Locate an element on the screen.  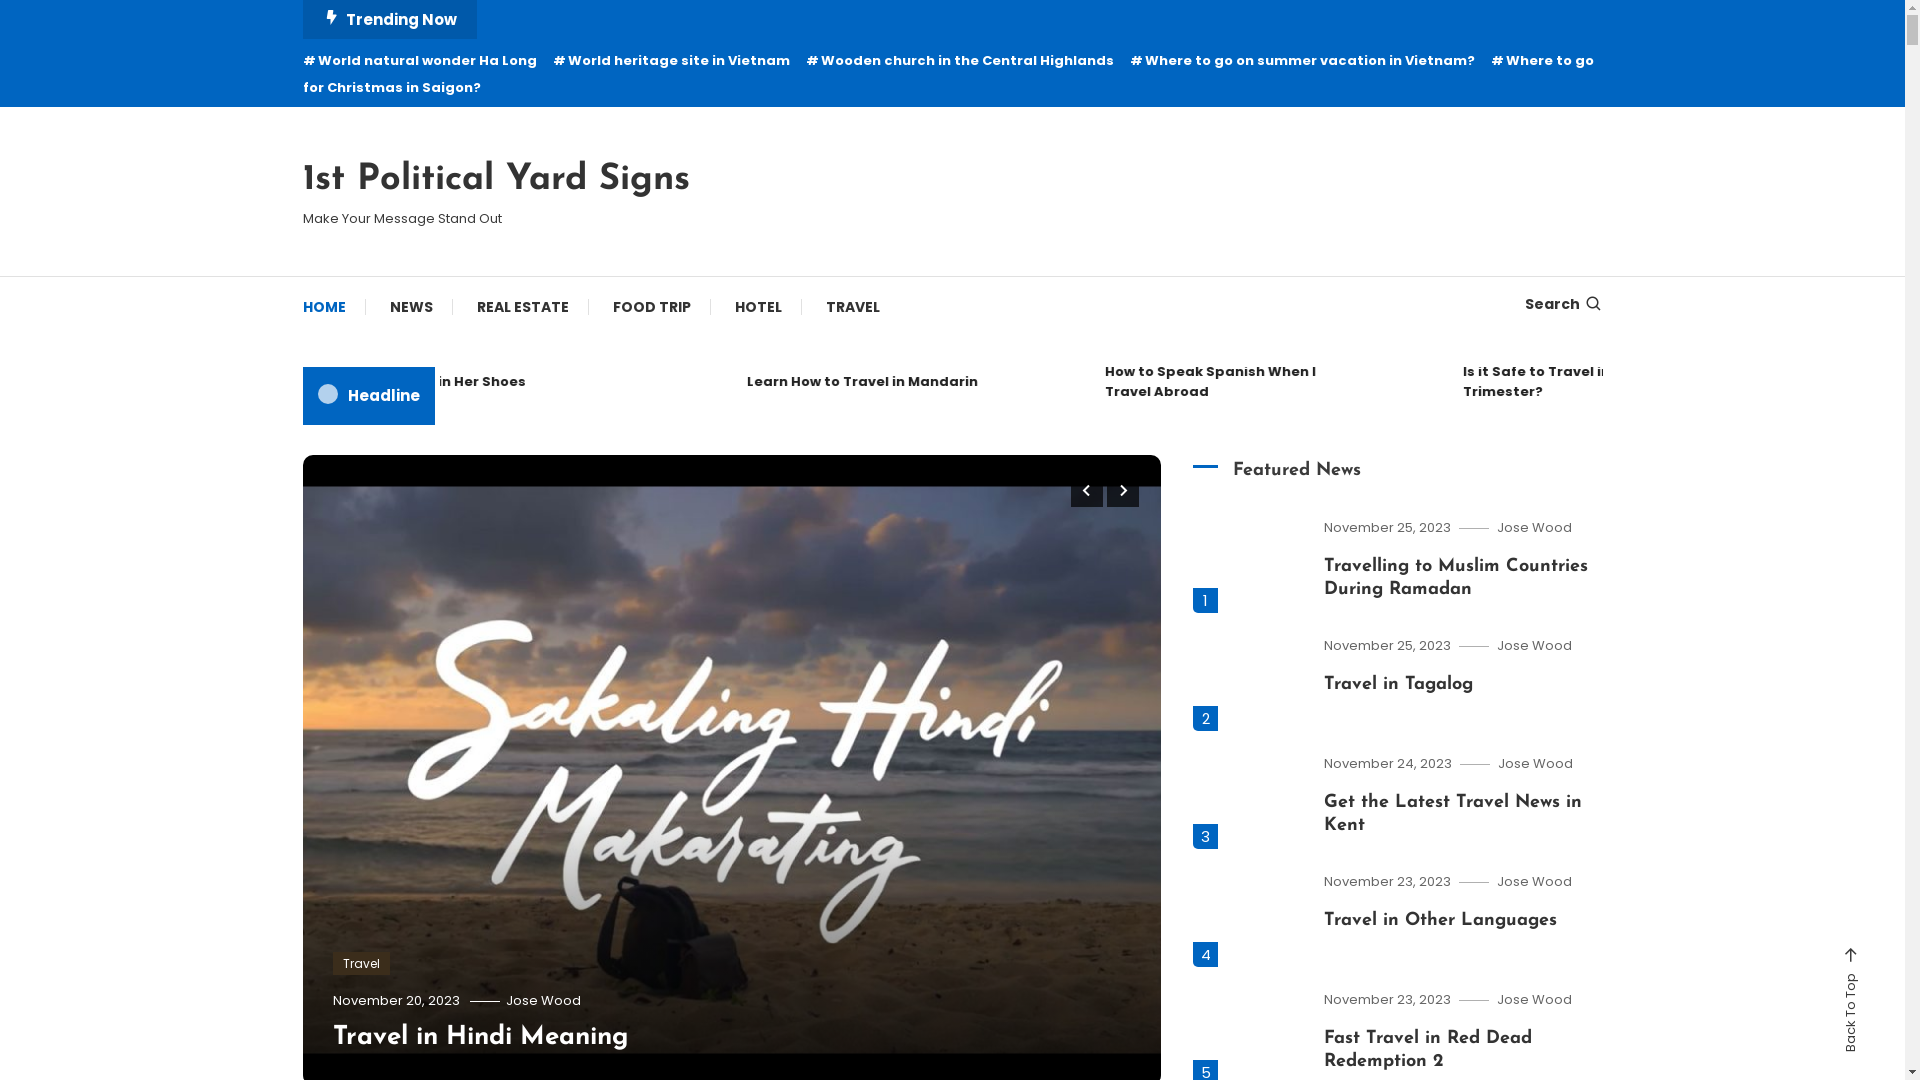
'NEWS' is located at coordinates (410, 307).